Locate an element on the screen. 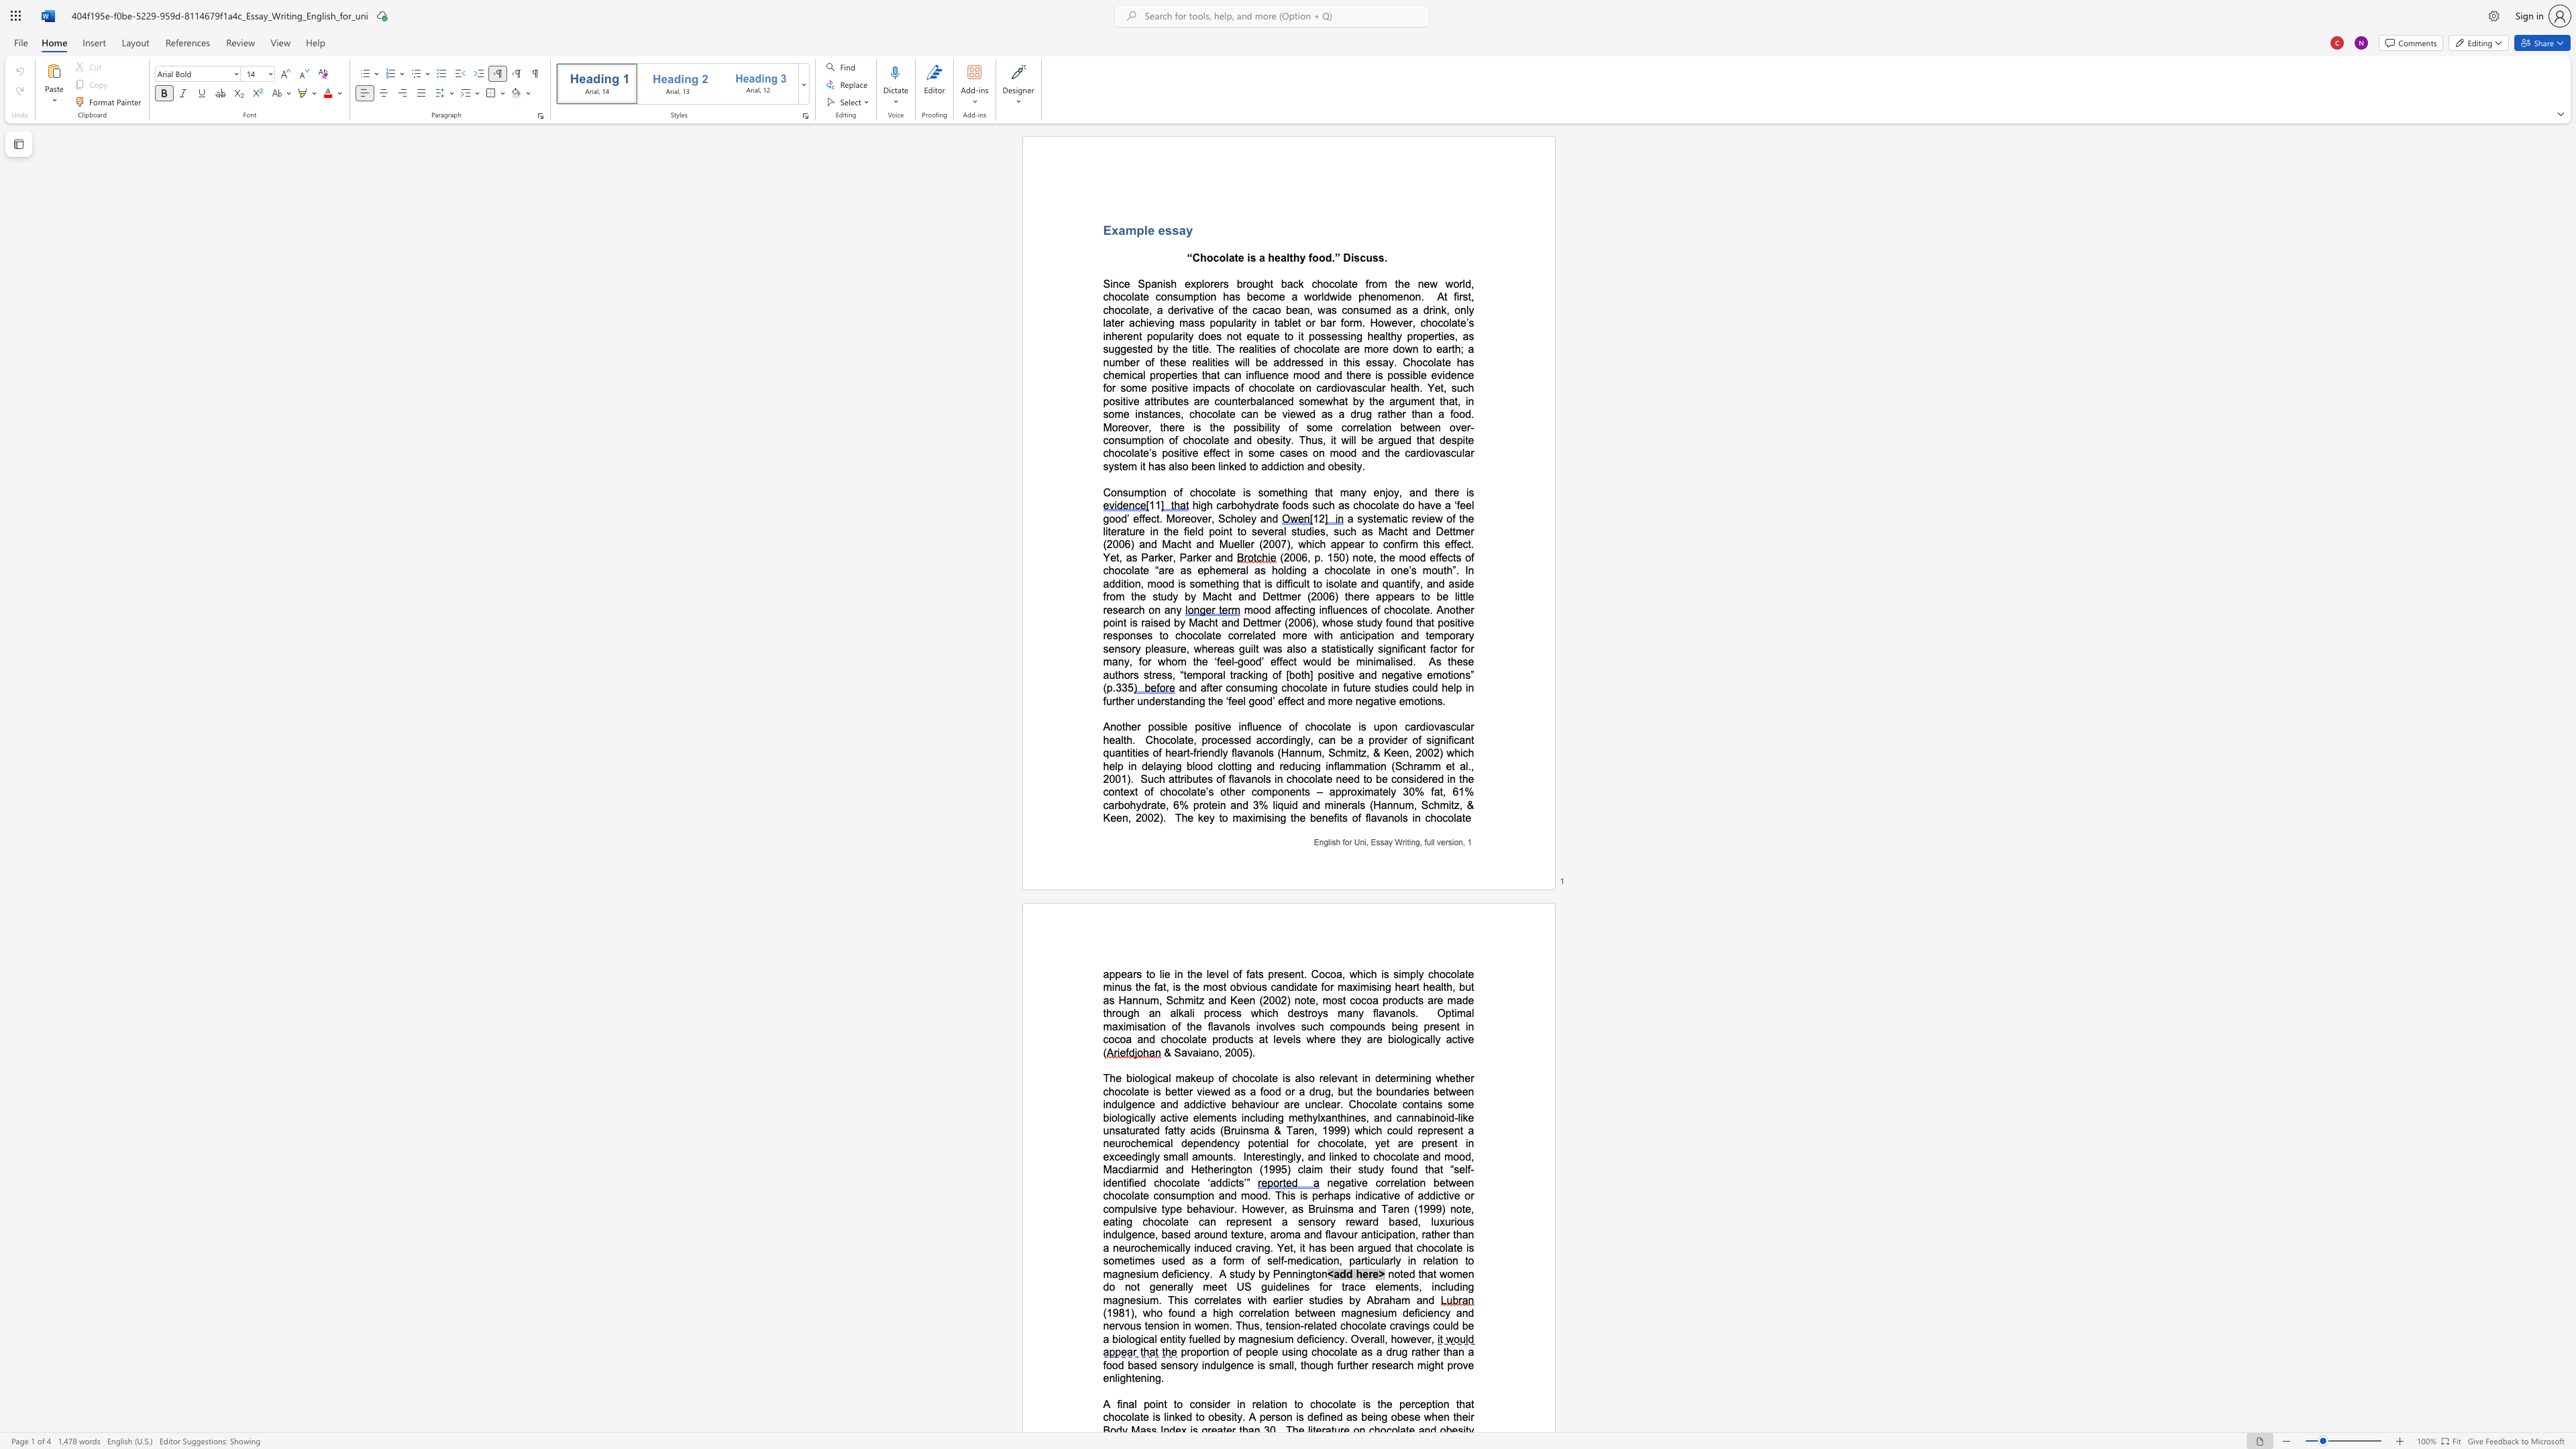 The width and height of the screenshot is (2576, 1449). the subset text "e e" within the text "Example essay" is located at coordinates (1146, 229).